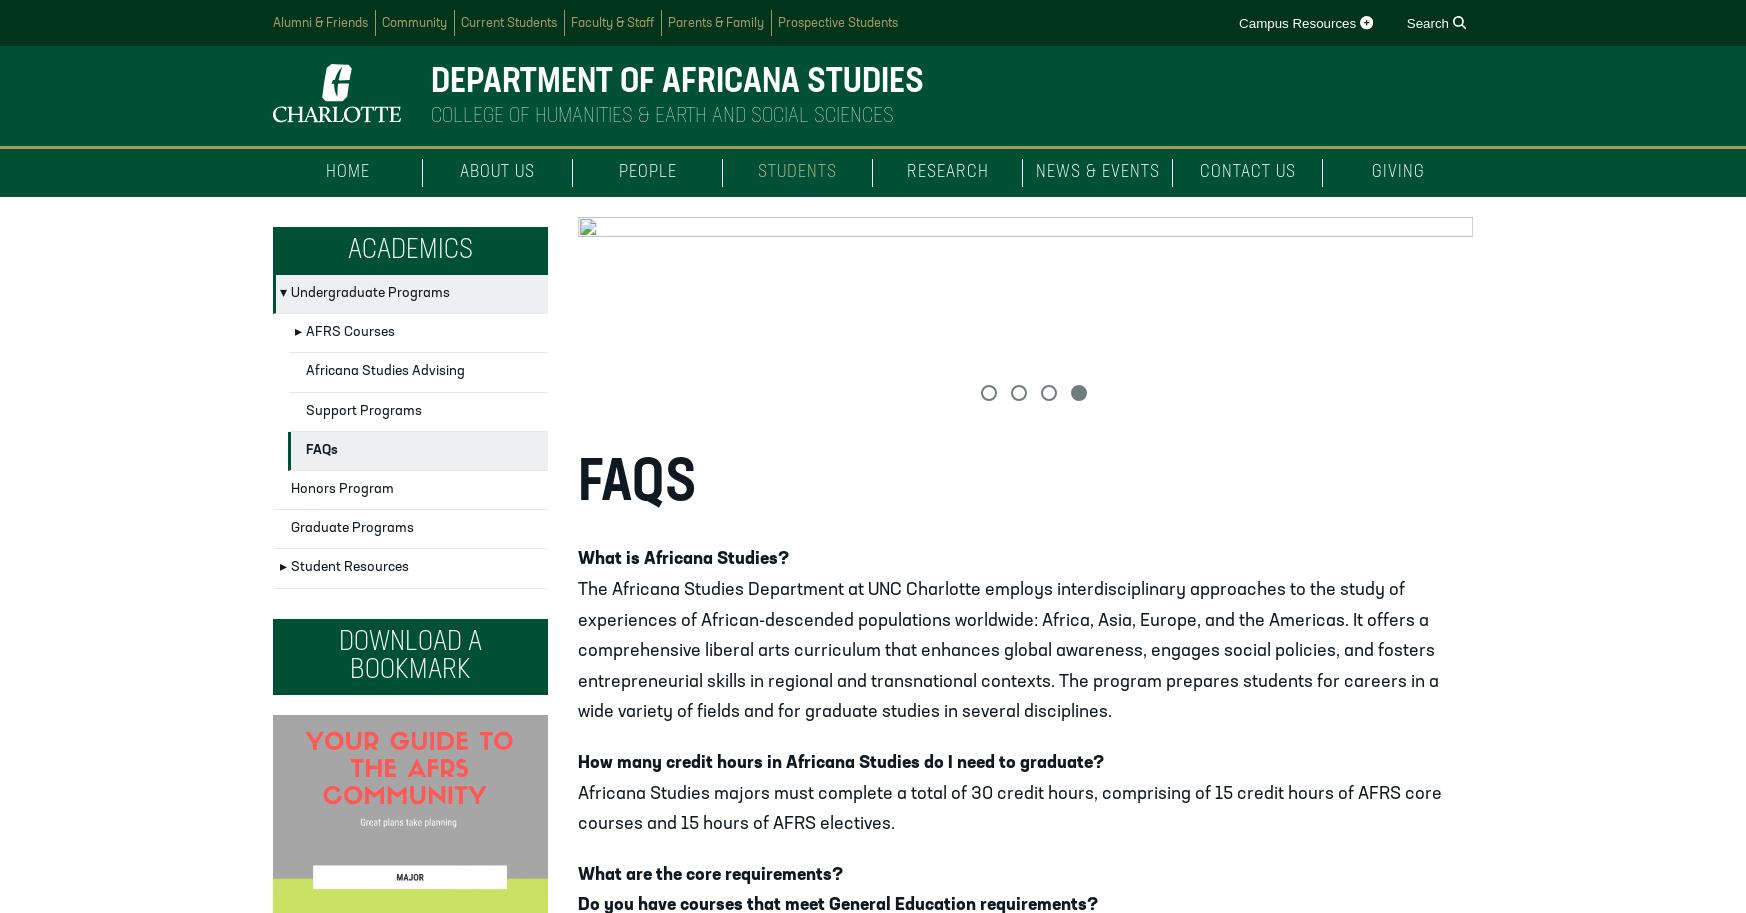 Image resolution: width=1746 pixels, height=913 pixels. I want to click on 'Contact Us', so click(1245, 172).